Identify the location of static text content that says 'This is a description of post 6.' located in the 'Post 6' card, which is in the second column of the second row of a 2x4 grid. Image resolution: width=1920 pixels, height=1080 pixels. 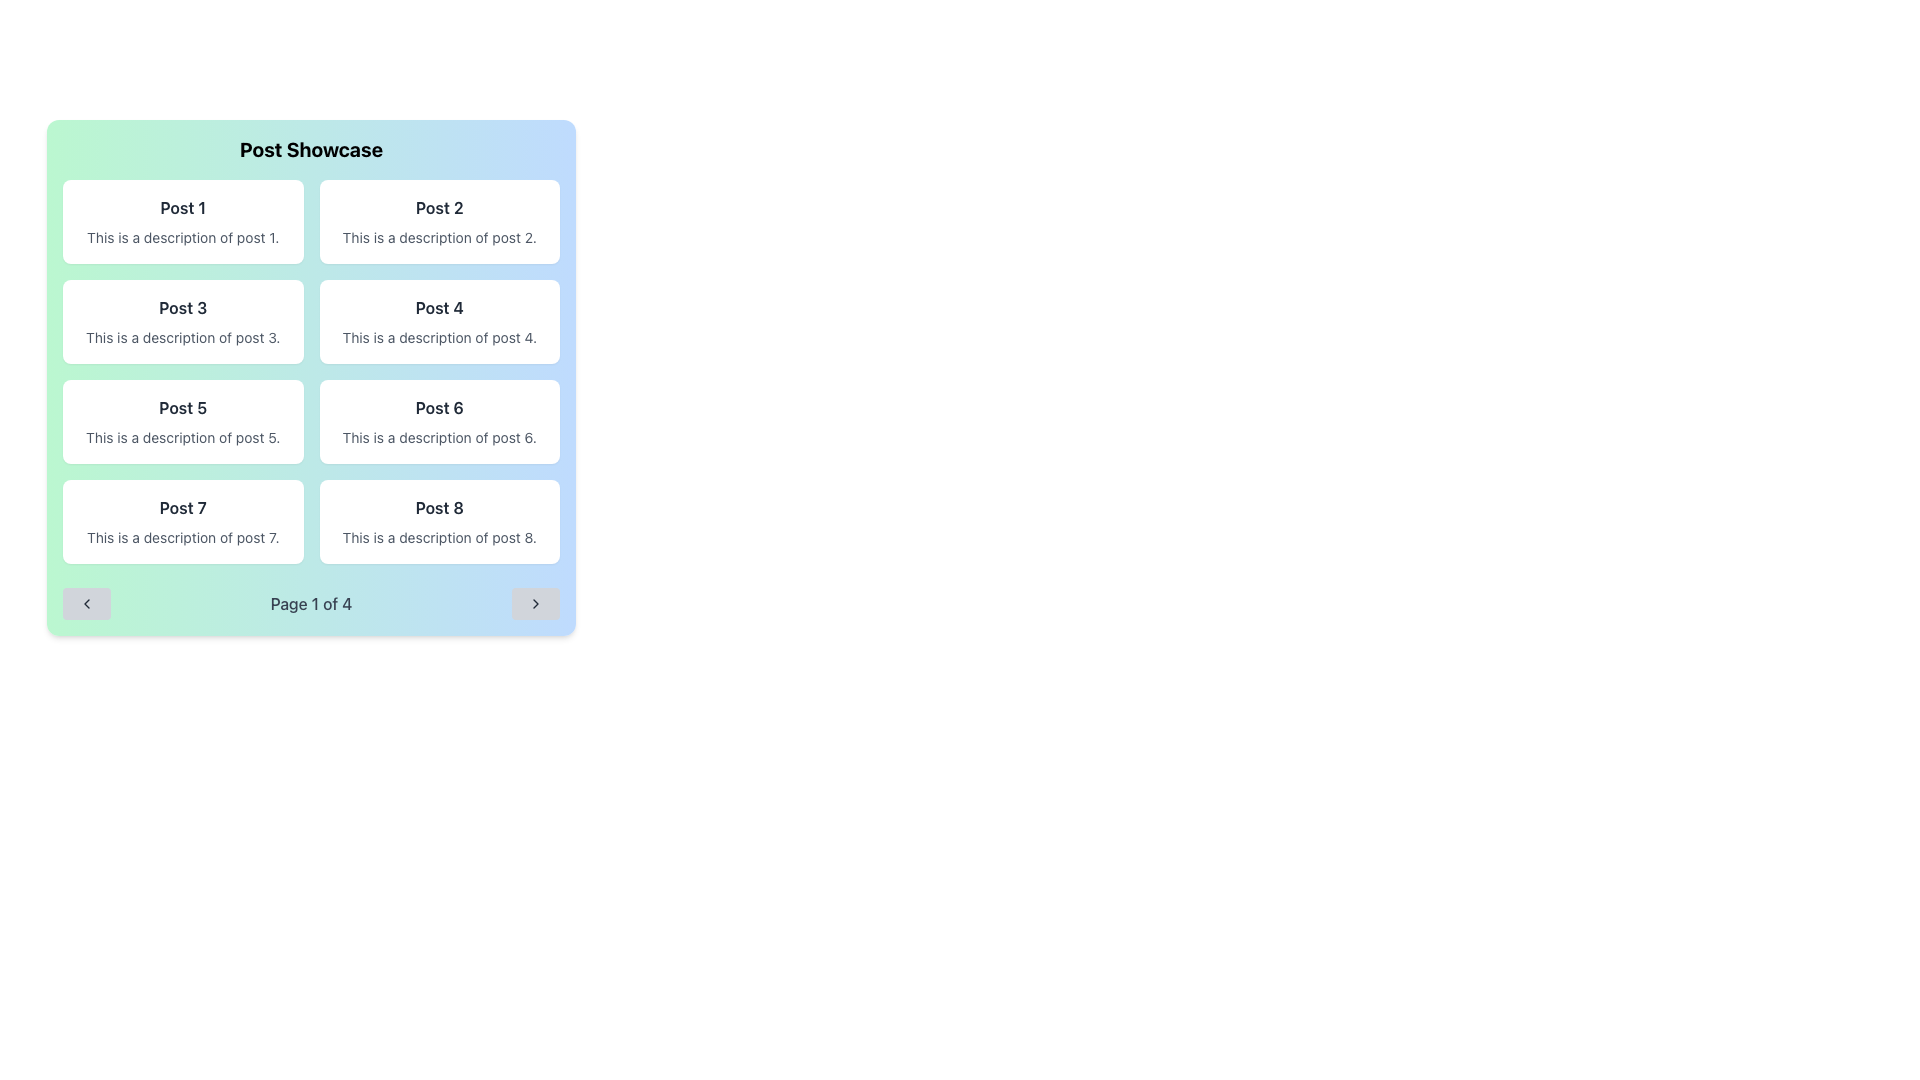
(438, 437).